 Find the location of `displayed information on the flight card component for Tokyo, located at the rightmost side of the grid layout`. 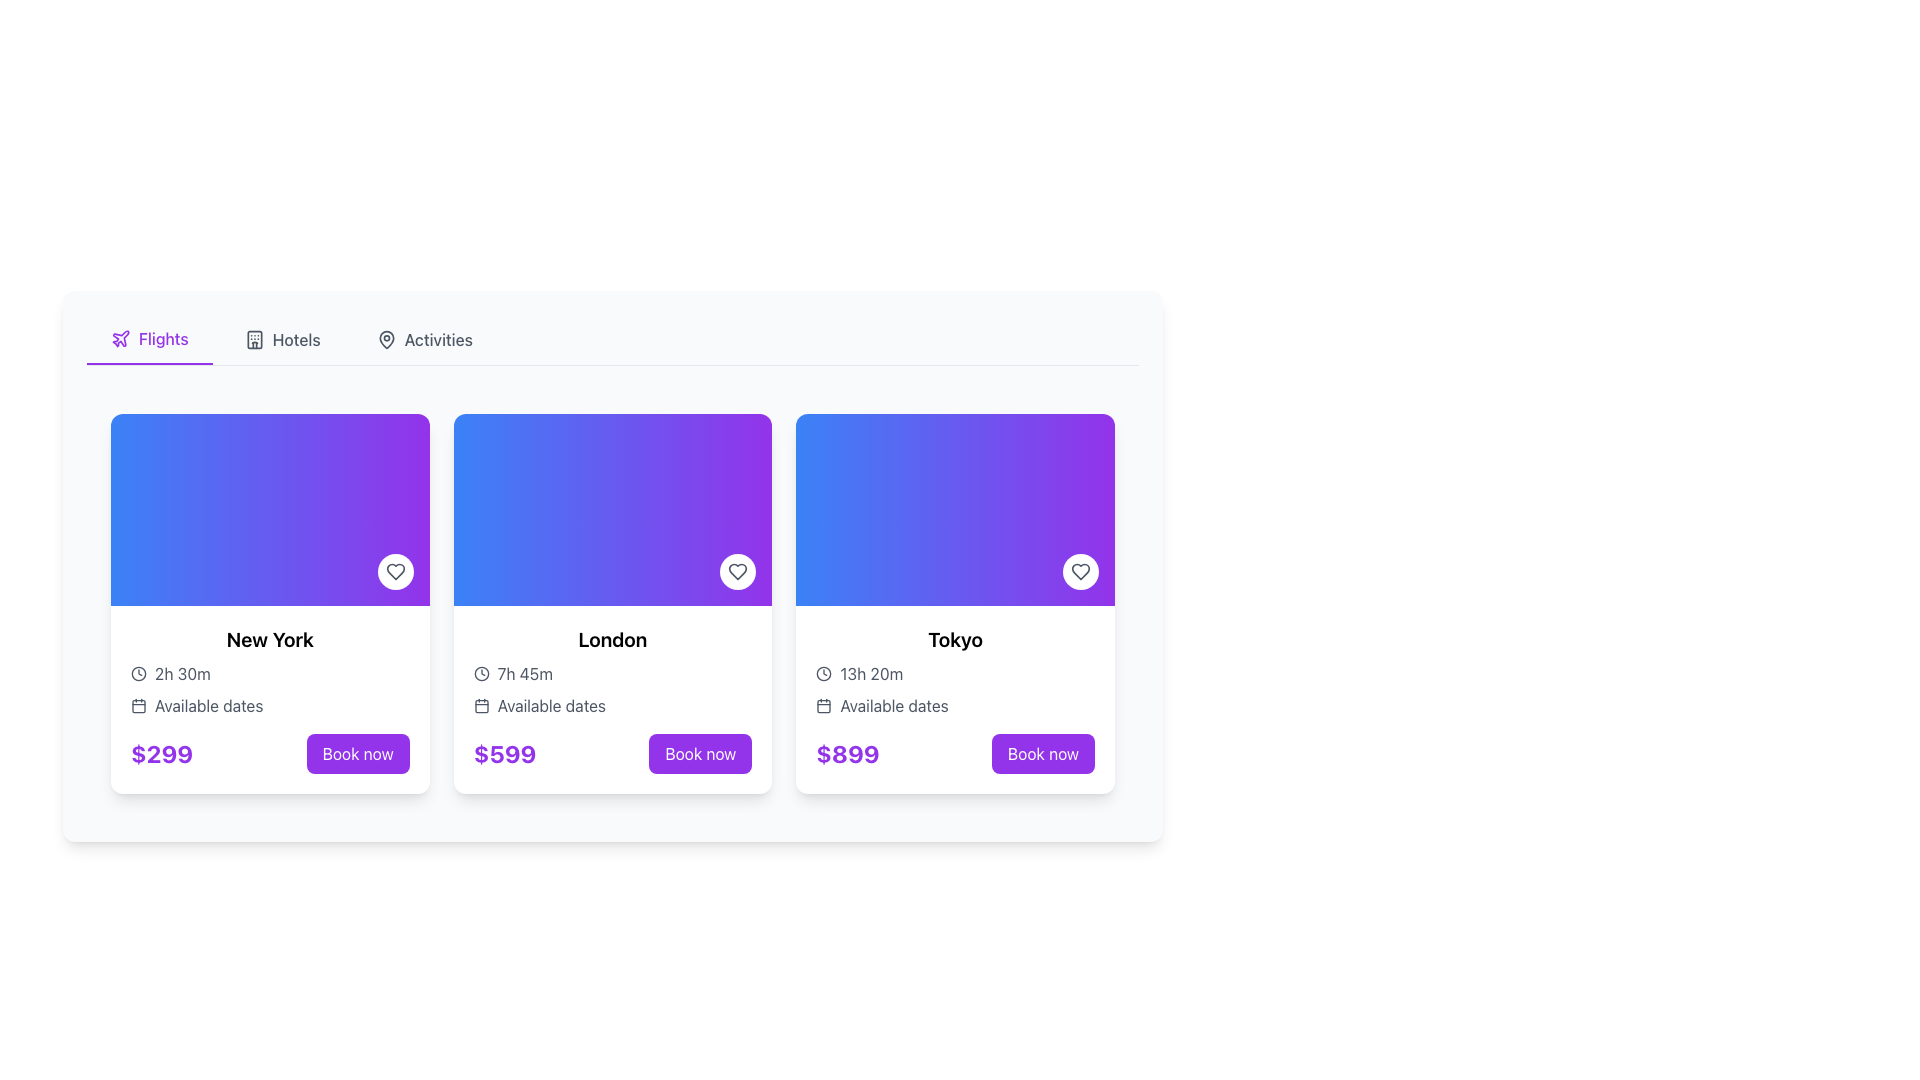

displayed information on the flight card component for Tokyo, located at the rightmost side of the grid layout is located at coordinates (954, 698).